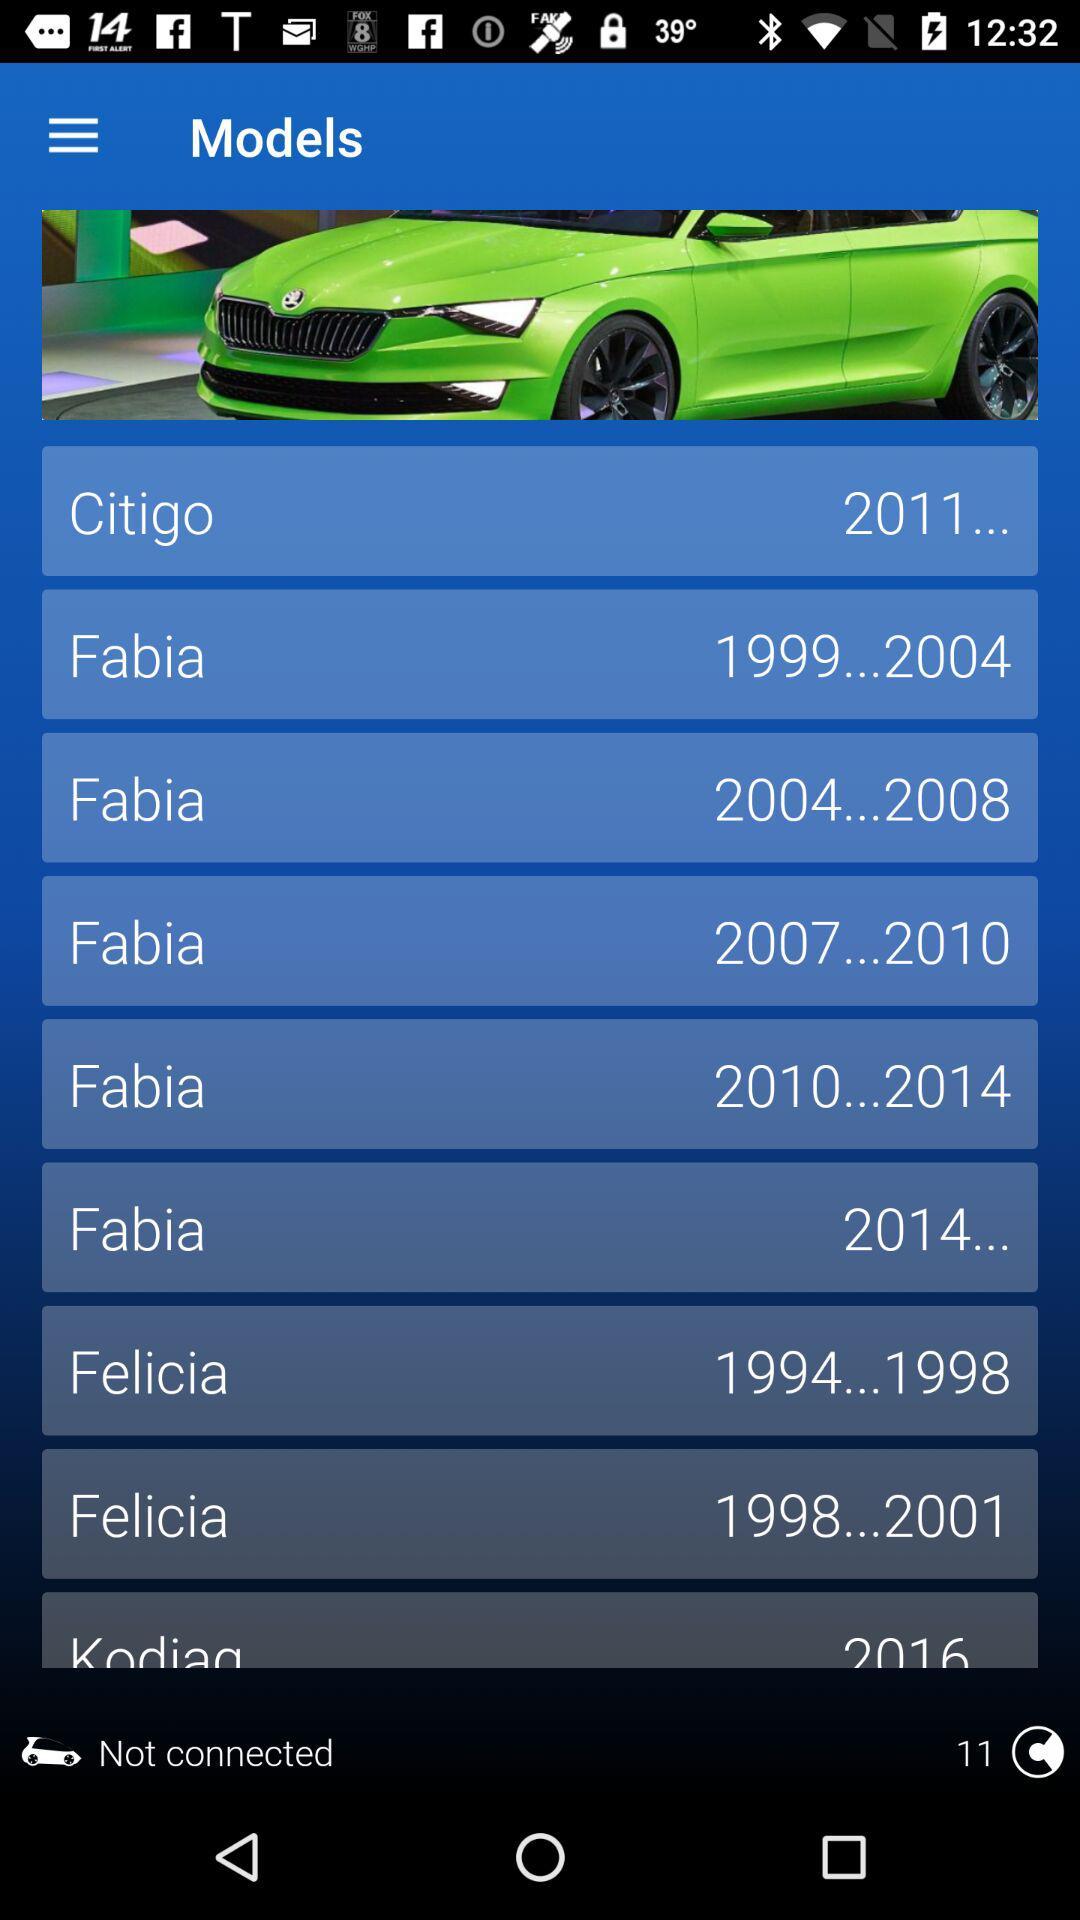 This screenshot has width=1080, height=1920. I want to click on item below 1998...2001 icon, so click(926, 1630).